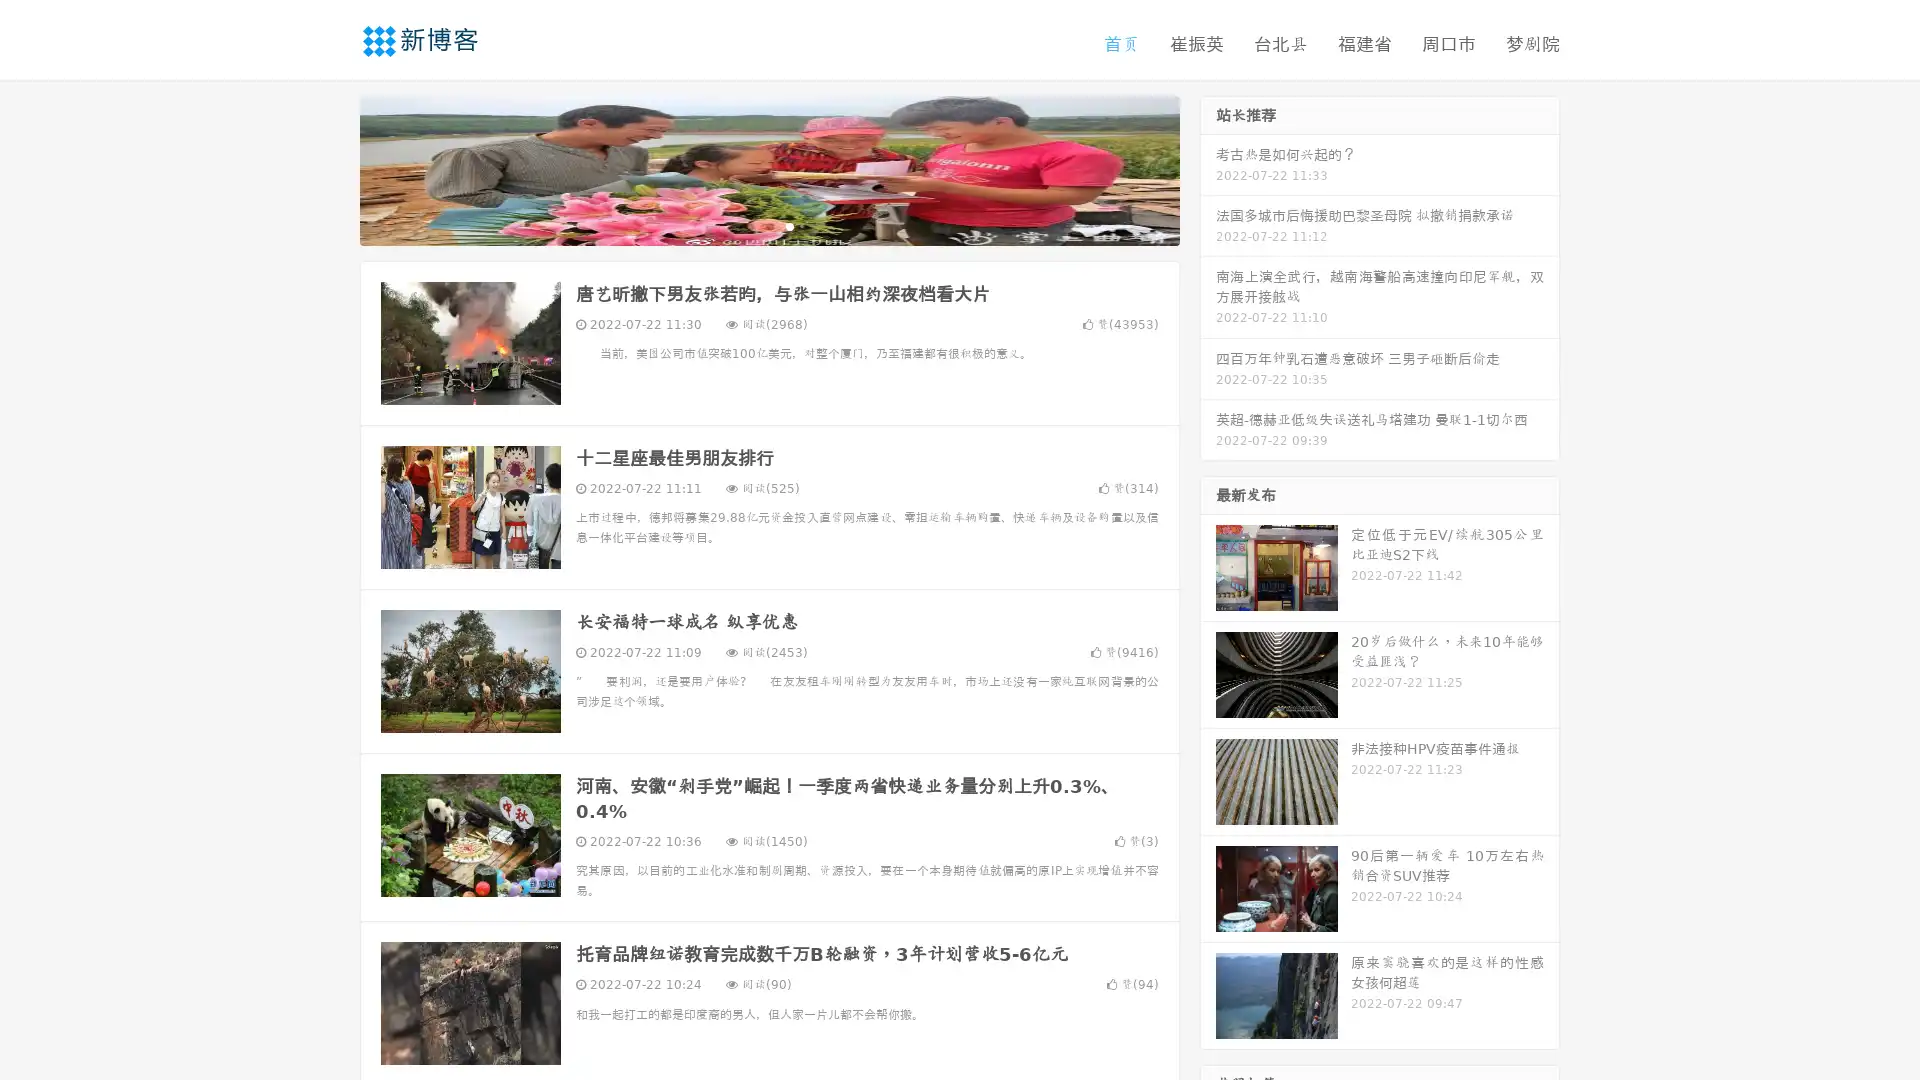 The image size is (1920, 1080). I want to click on Go to slide 1, so click(748, 225).